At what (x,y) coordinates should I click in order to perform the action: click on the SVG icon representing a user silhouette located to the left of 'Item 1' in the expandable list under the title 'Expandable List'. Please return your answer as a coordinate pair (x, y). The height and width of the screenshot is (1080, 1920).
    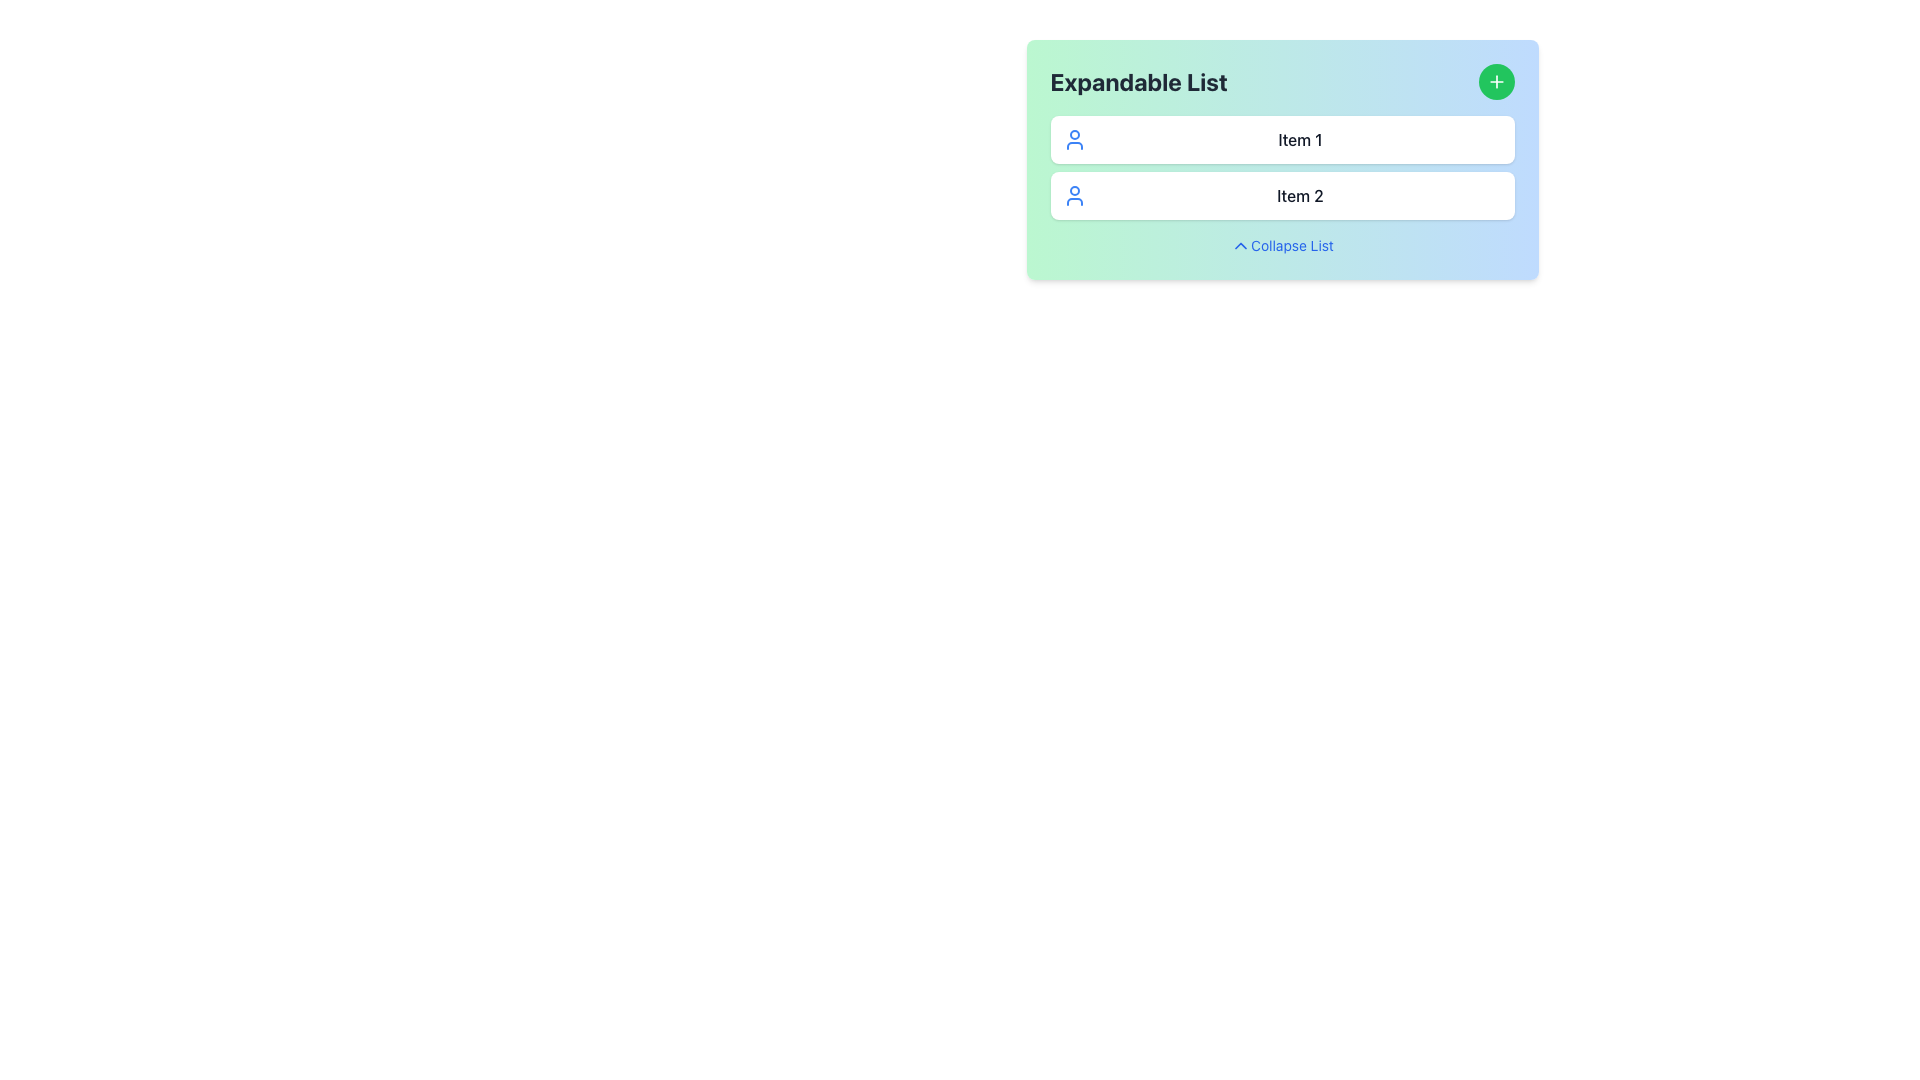
    Looking at the image, I should click on (1073, 138).